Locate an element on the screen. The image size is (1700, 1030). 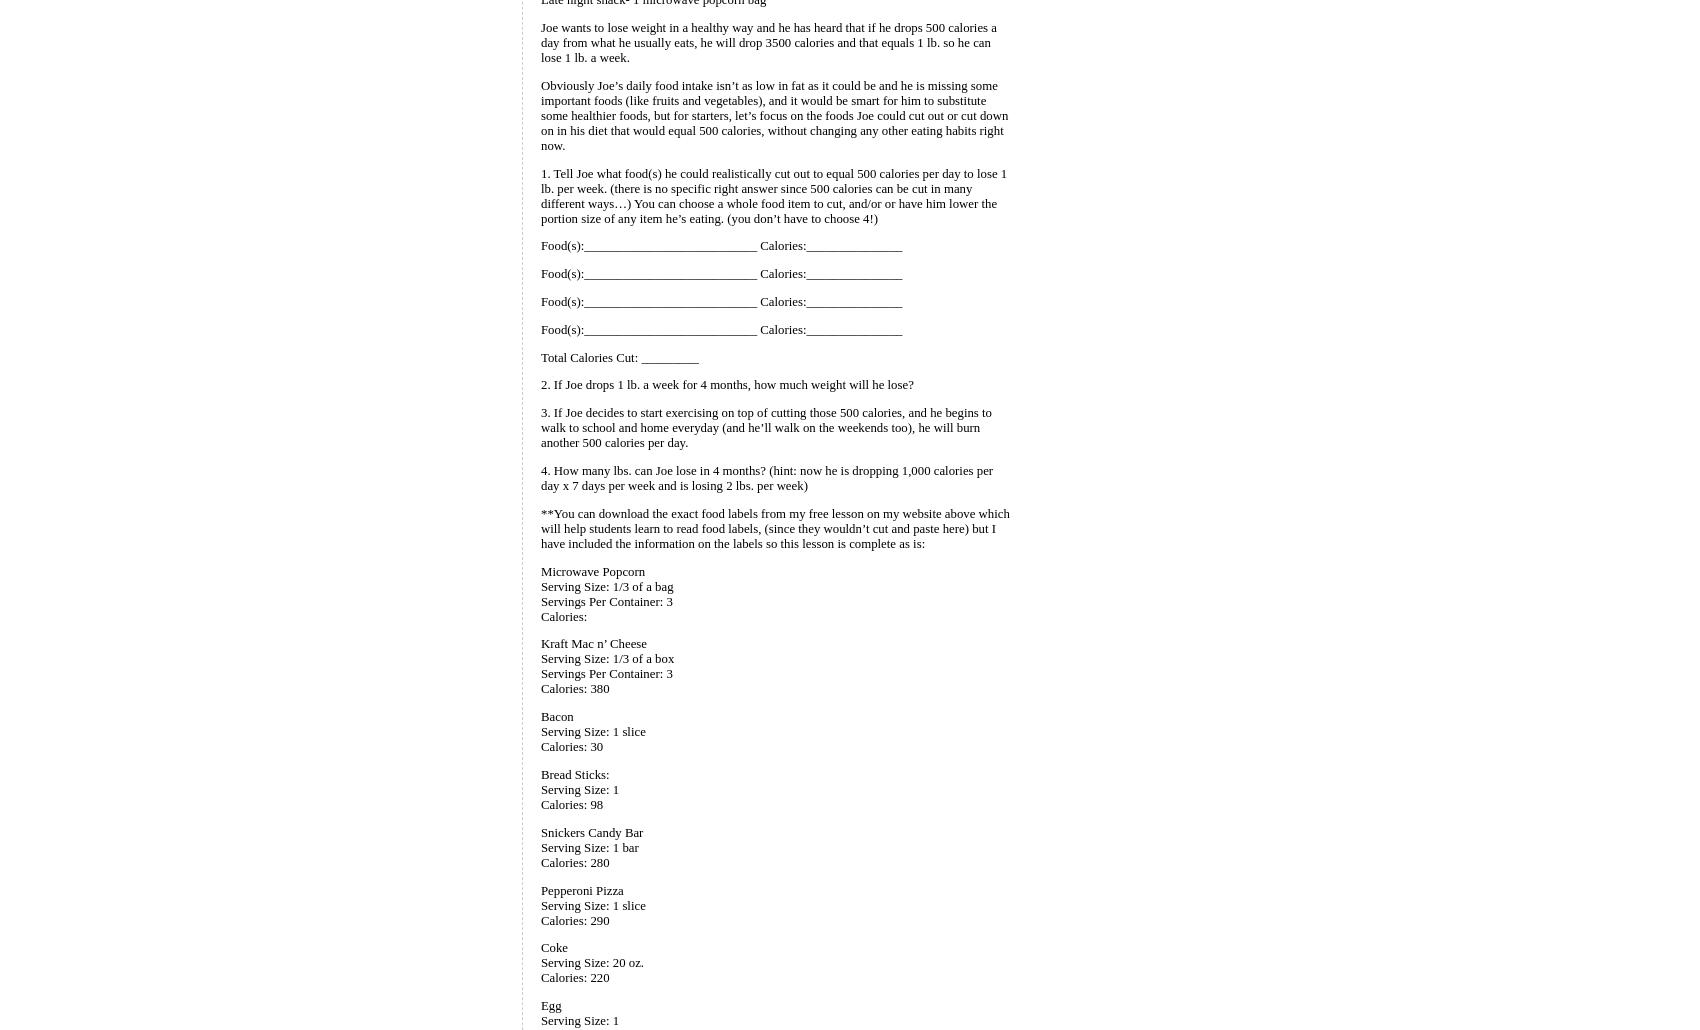
'Serving Size: 1/3 of a box' is located at coordinates (539, 657).